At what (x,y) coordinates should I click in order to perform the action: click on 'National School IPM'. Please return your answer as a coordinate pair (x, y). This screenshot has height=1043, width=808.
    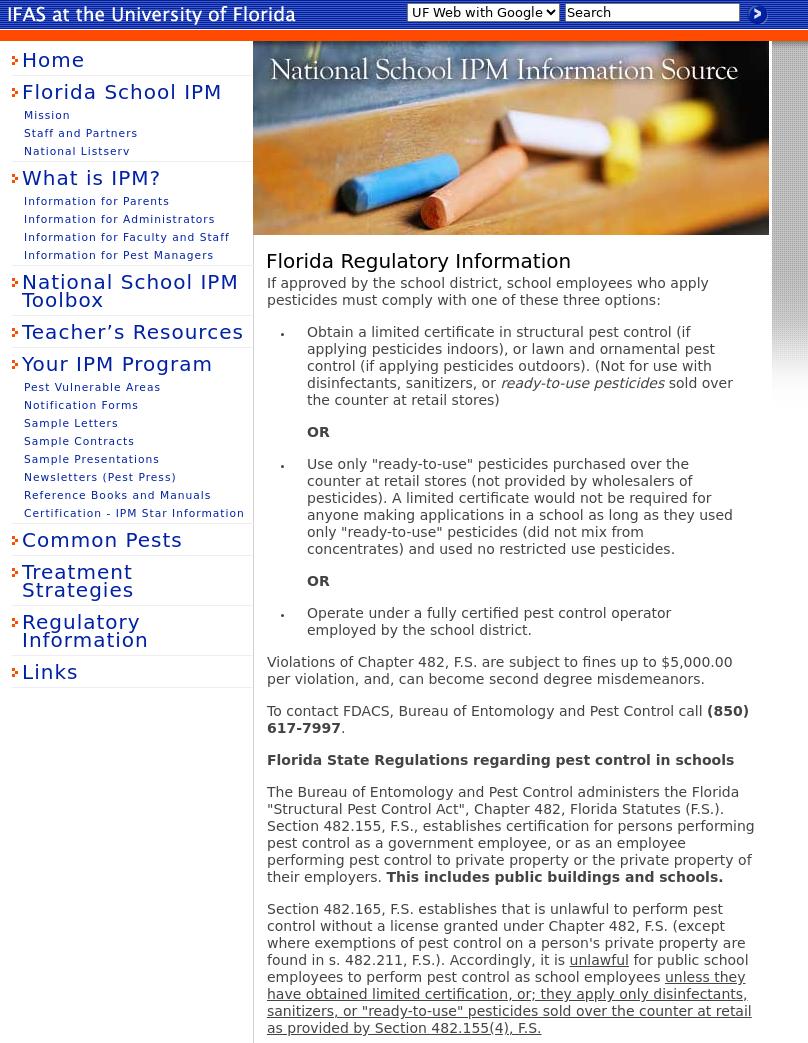
    Looking at the image, I should click on (254, 53).